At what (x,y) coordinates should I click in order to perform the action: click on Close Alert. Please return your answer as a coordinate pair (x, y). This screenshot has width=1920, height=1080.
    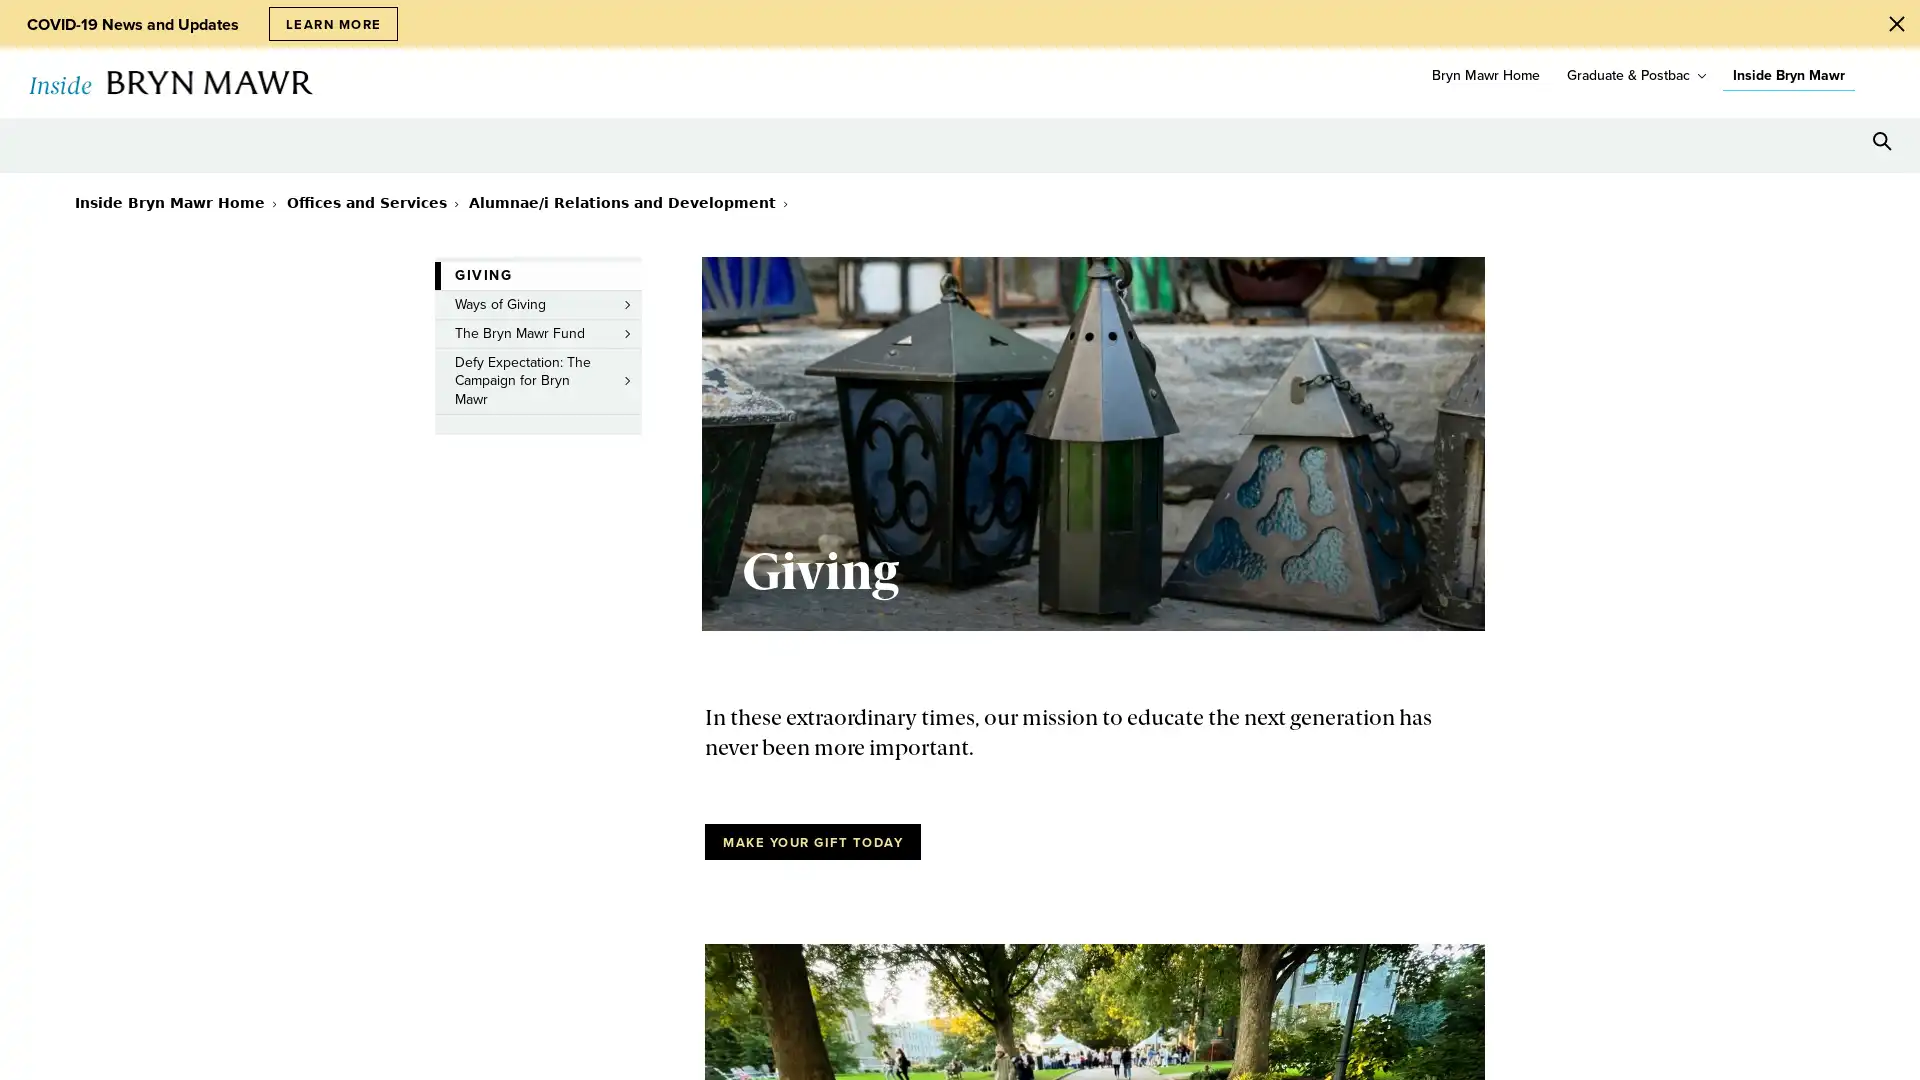
    Looking at the image, I should click on (1888, 23).